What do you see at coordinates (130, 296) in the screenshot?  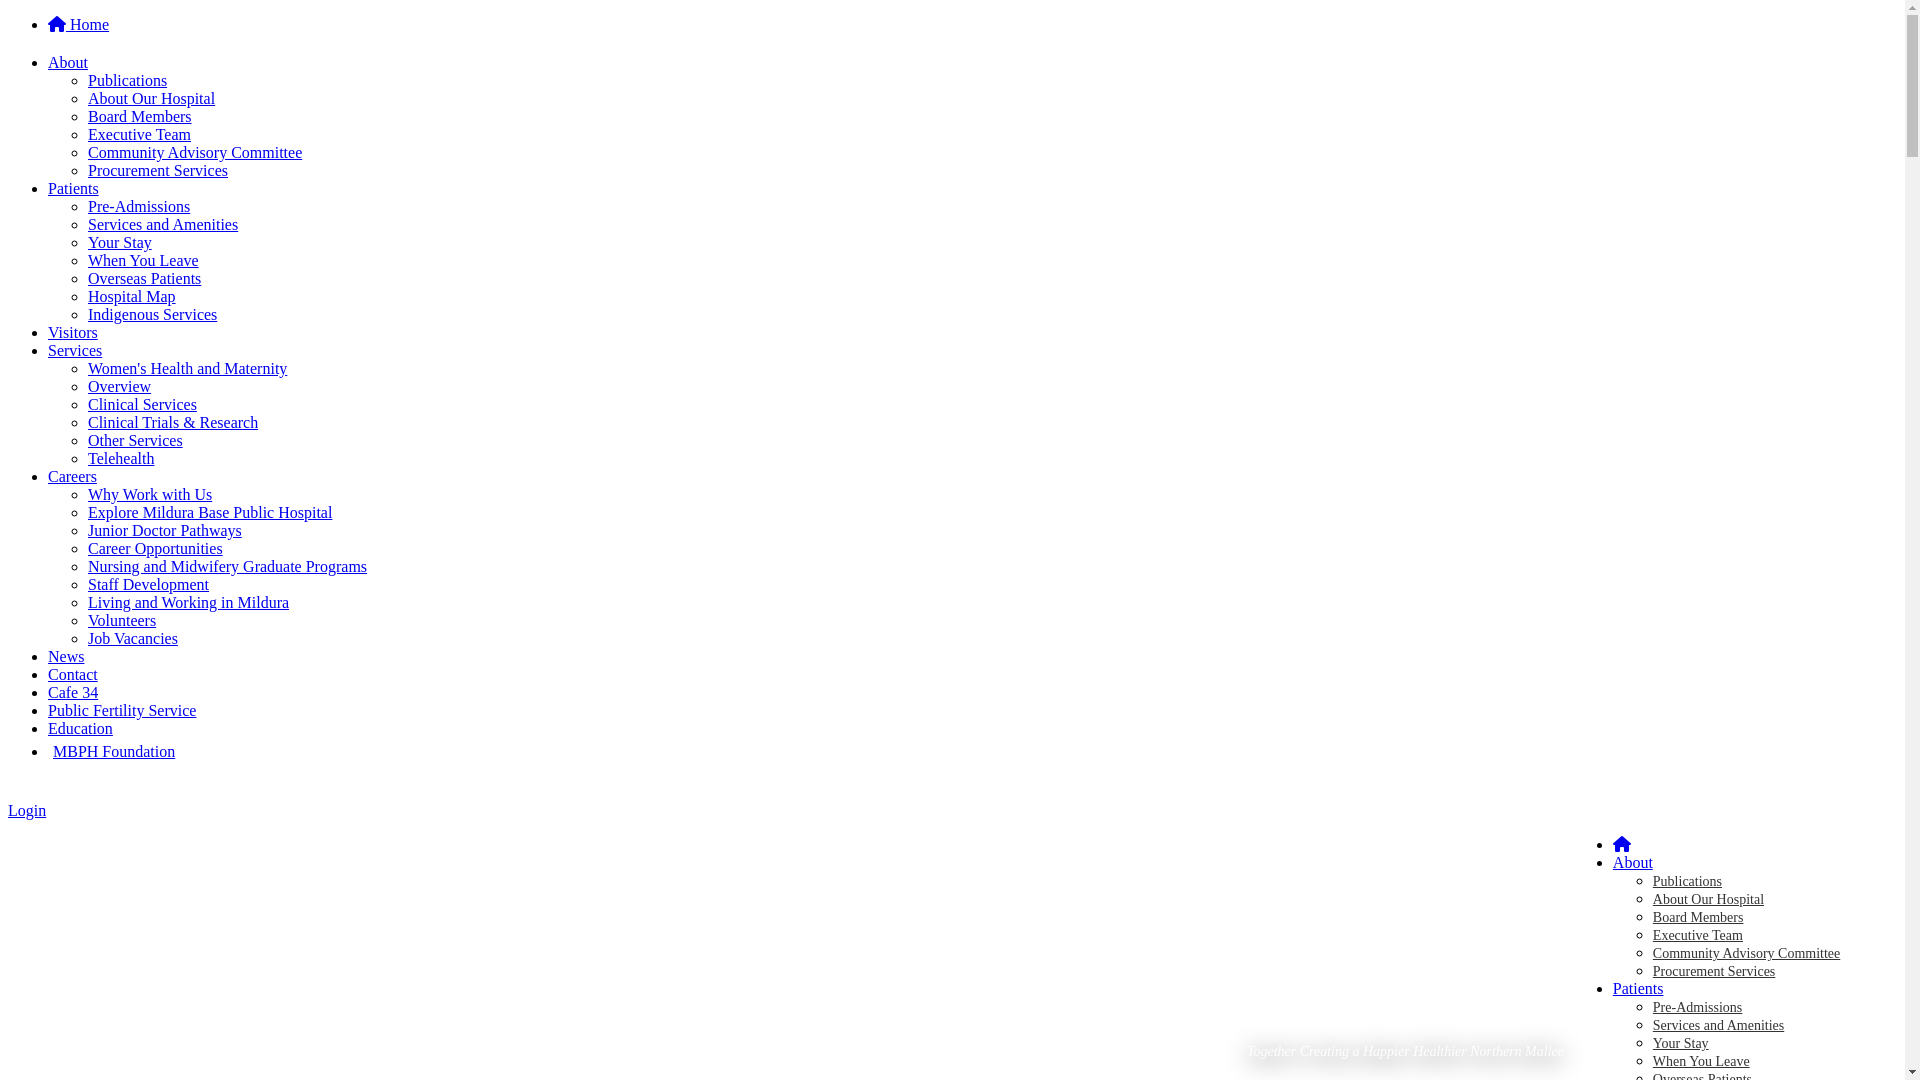 I see `'Hospital Map'` at bounding box center [130, 296].